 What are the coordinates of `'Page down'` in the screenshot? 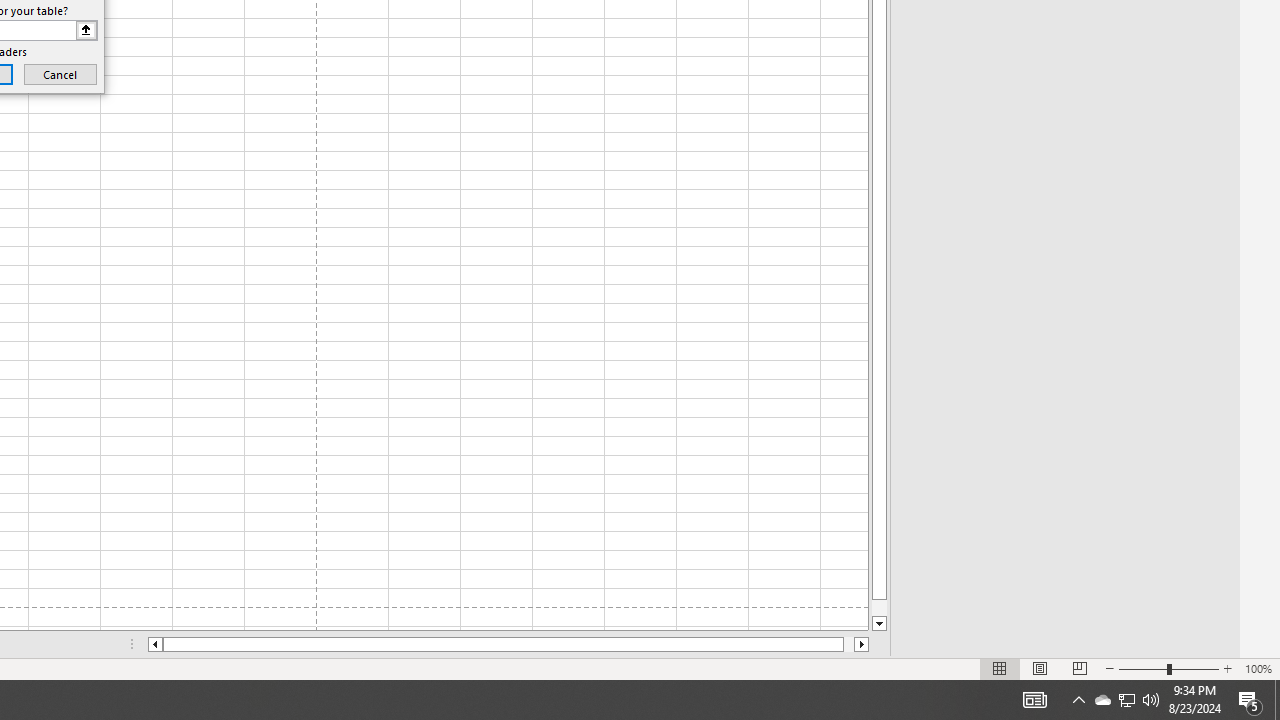 It's located at (879, 607).